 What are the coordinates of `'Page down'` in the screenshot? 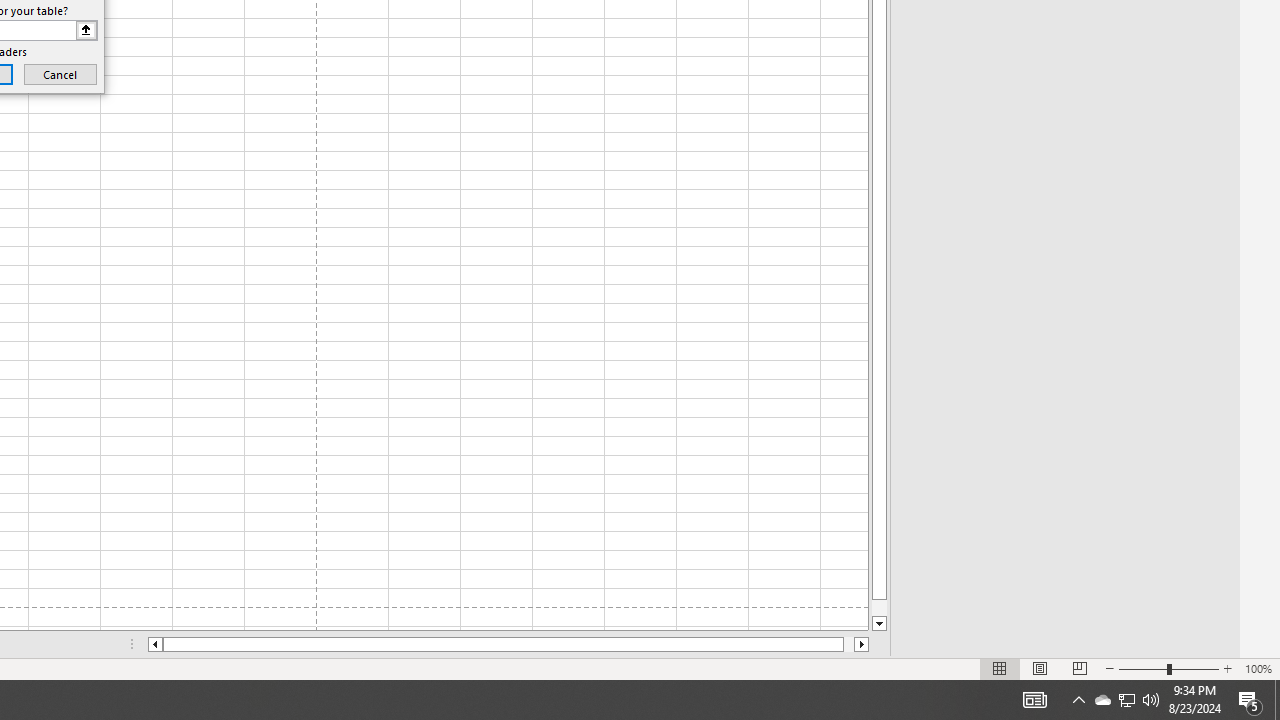 It's located at (879, 607).